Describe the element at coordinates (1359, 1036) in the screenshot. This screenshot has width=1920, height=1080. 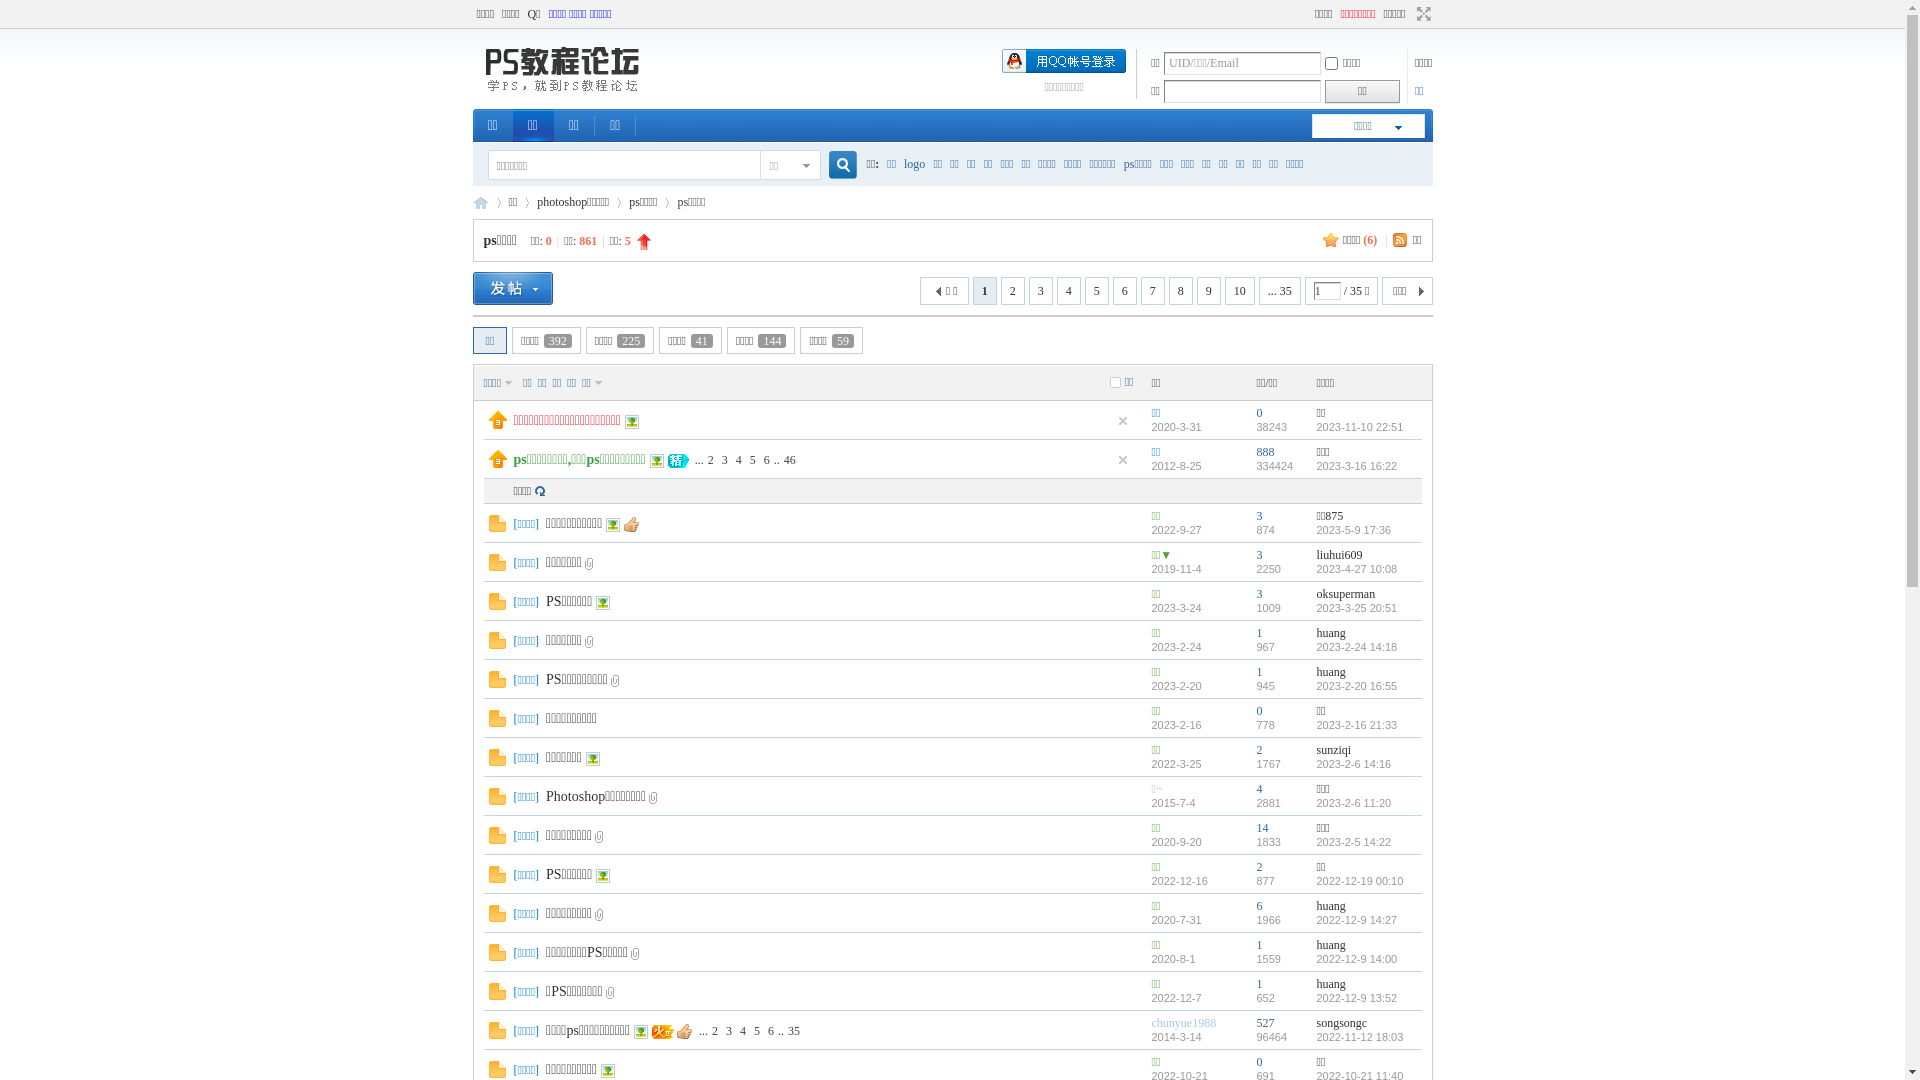
I see `'2022-11-12 18:03'` at that location.